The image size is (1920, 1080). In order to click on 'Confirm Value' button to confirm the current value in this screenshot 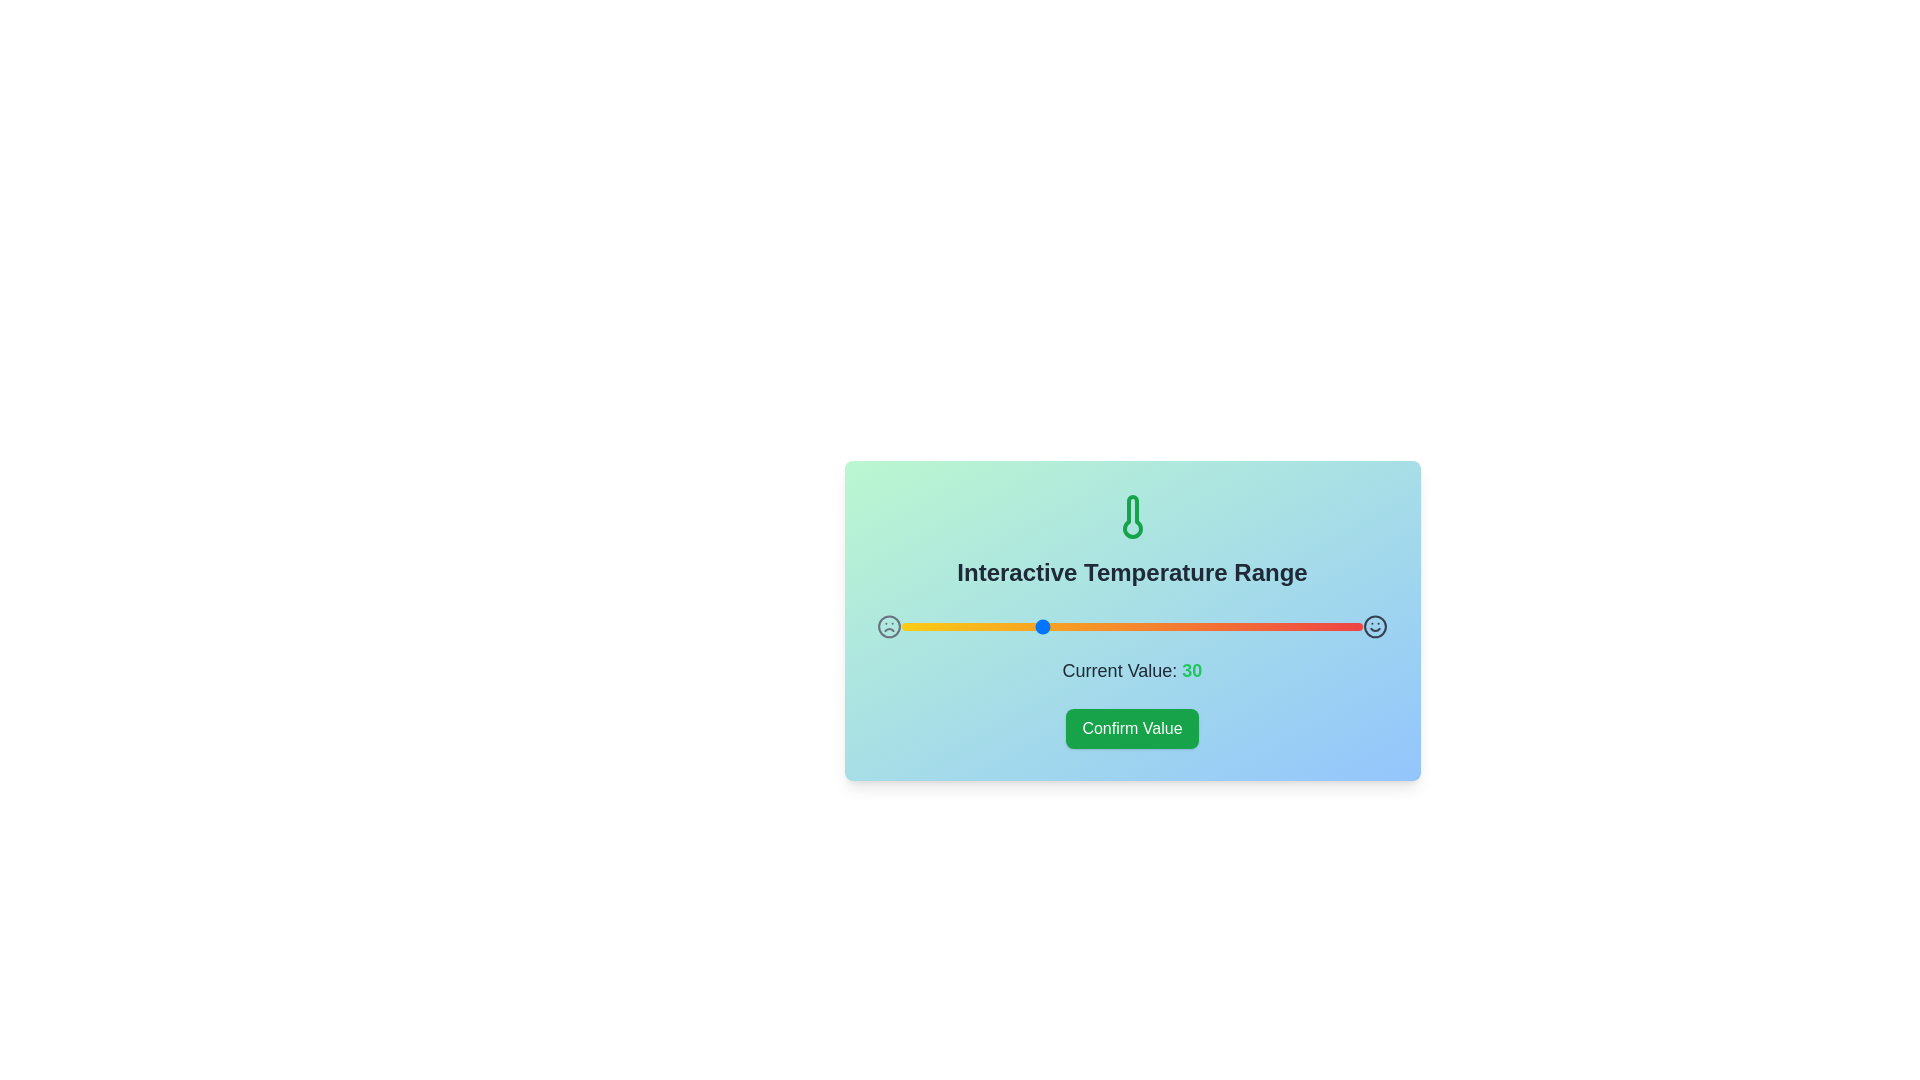, I will do `click(1132, 729)`.